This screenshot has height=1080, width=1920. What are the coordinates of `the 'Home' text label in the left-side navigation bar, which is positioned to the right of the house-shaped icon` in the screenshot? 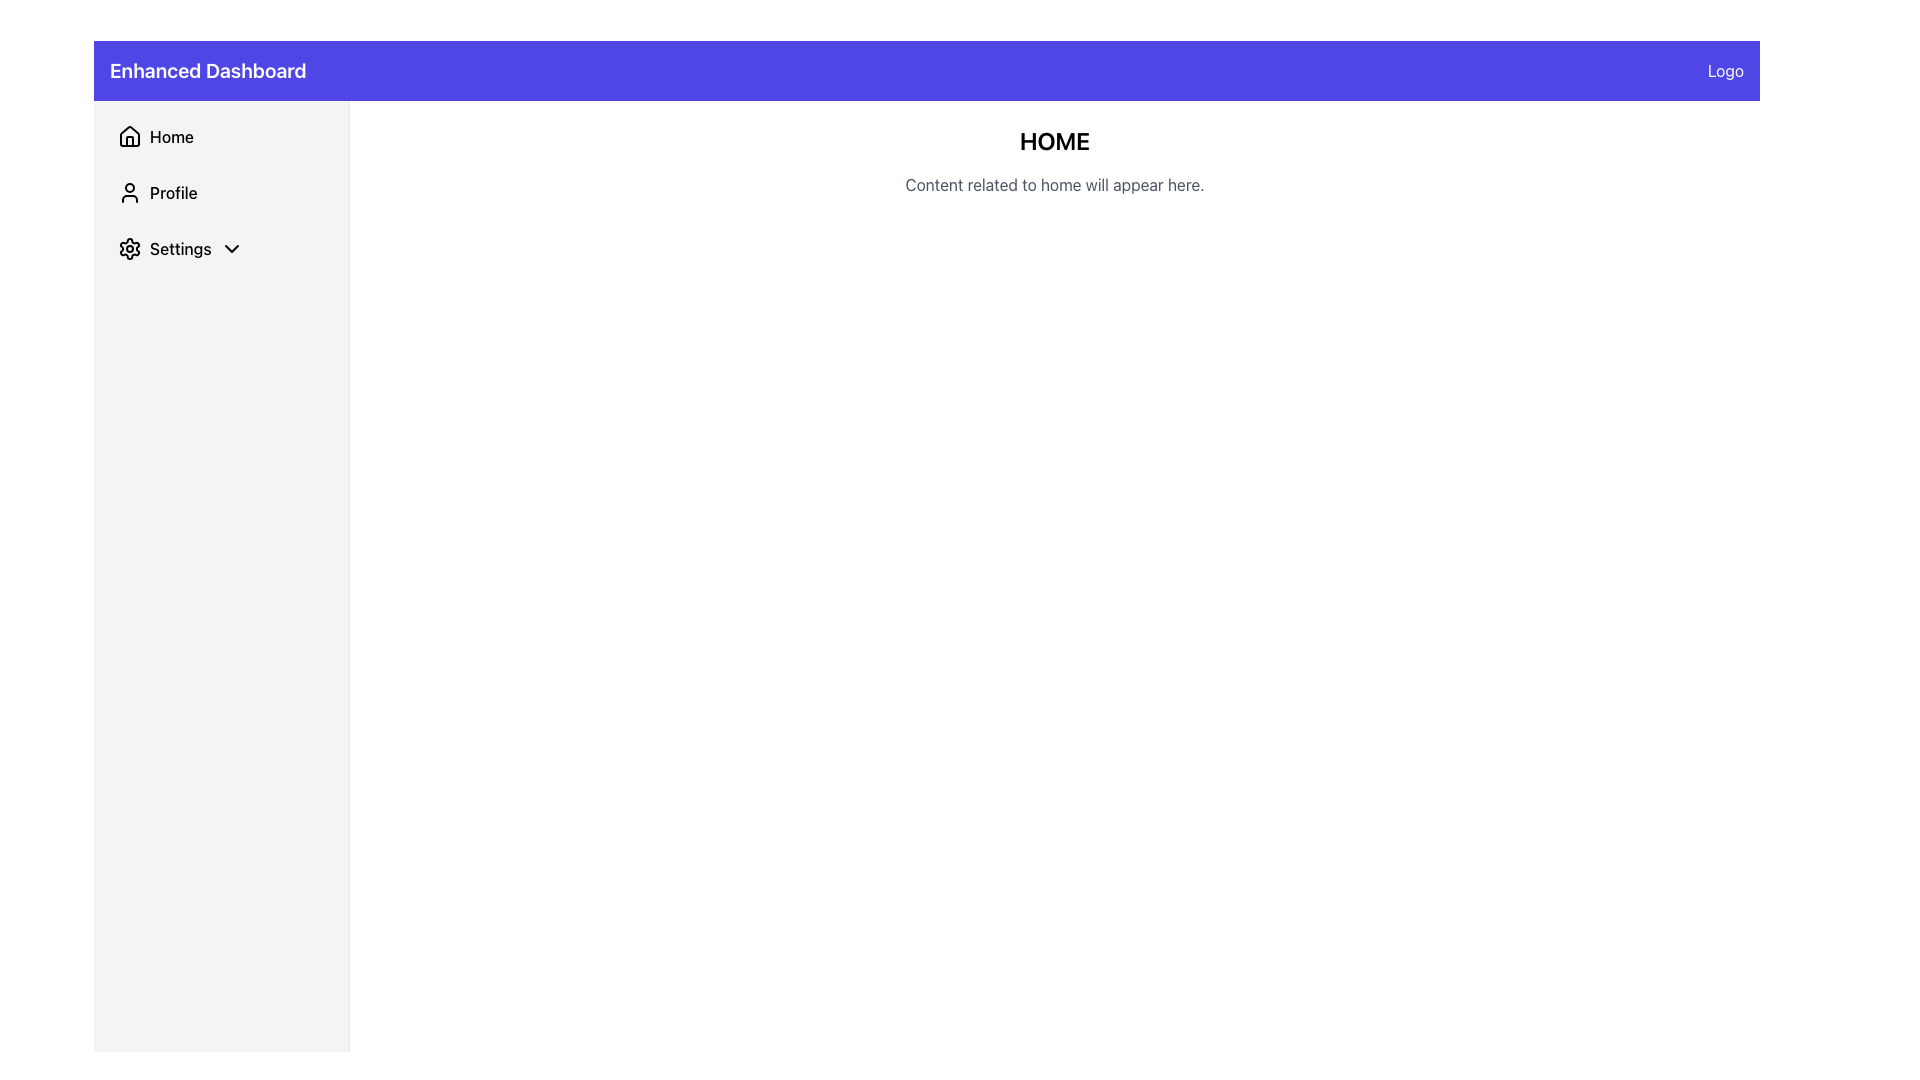 It's located at (172, 136).